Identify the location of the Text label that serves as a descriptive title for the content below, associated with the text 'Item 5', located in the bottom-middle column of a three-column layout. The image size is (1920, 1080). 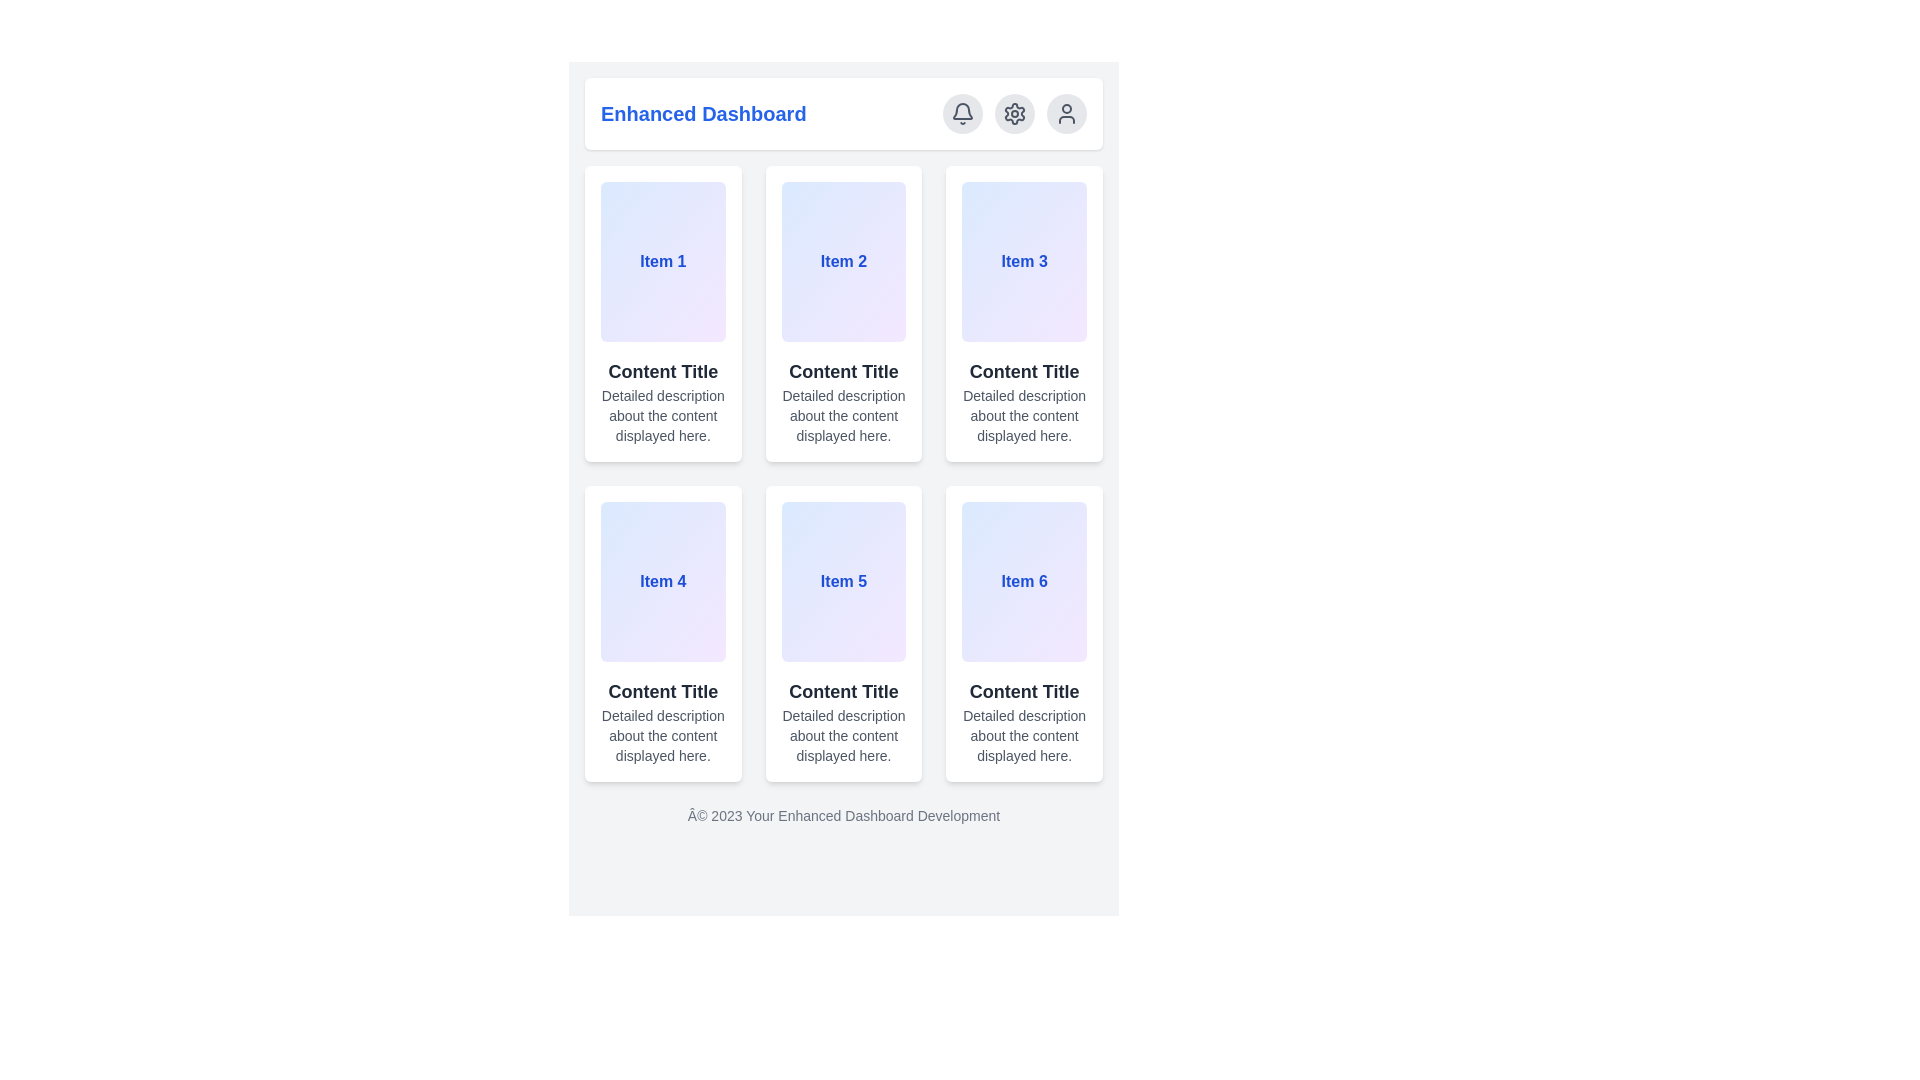
(844, 690).